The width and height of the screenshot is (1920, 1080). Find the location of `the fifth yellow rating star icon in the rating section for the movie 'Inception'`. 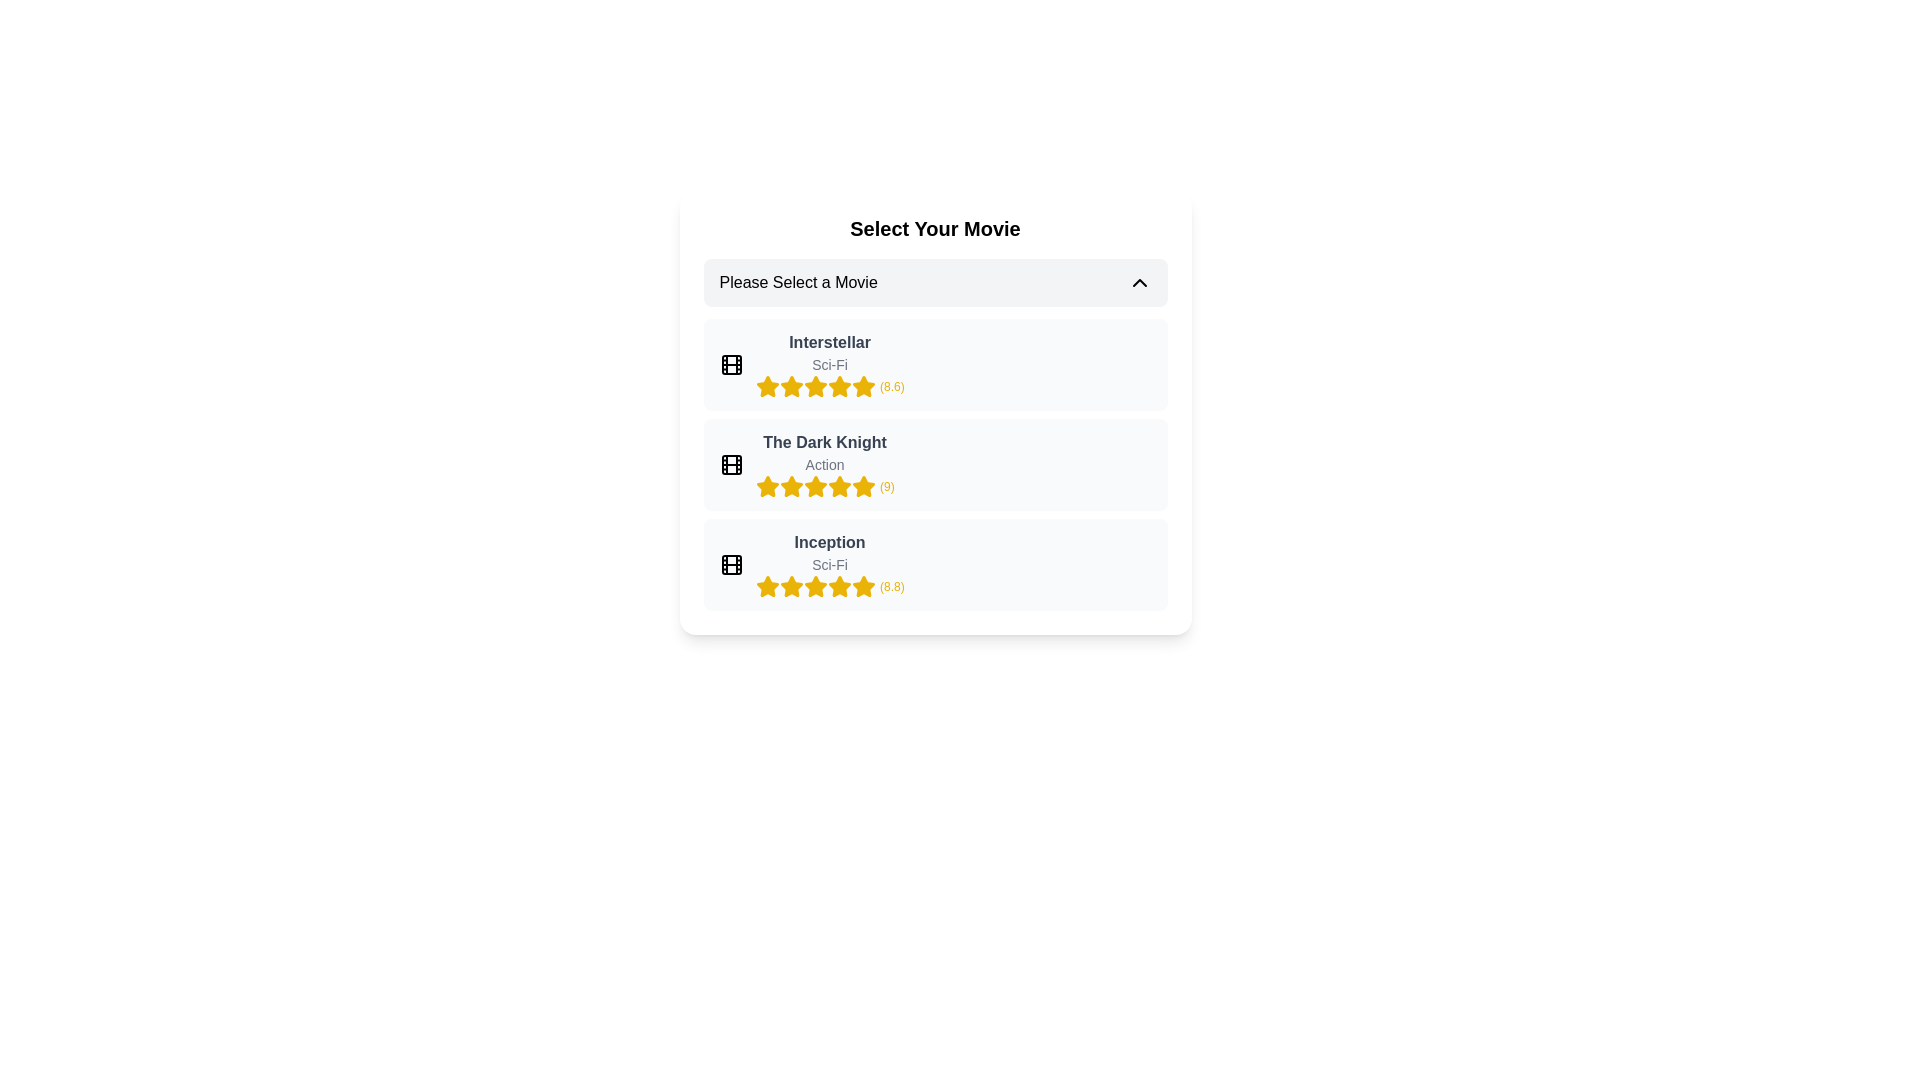

the fifth yellow rating star icon in the rating section for the movie 'Inception' is located at coordinates (863, 585).